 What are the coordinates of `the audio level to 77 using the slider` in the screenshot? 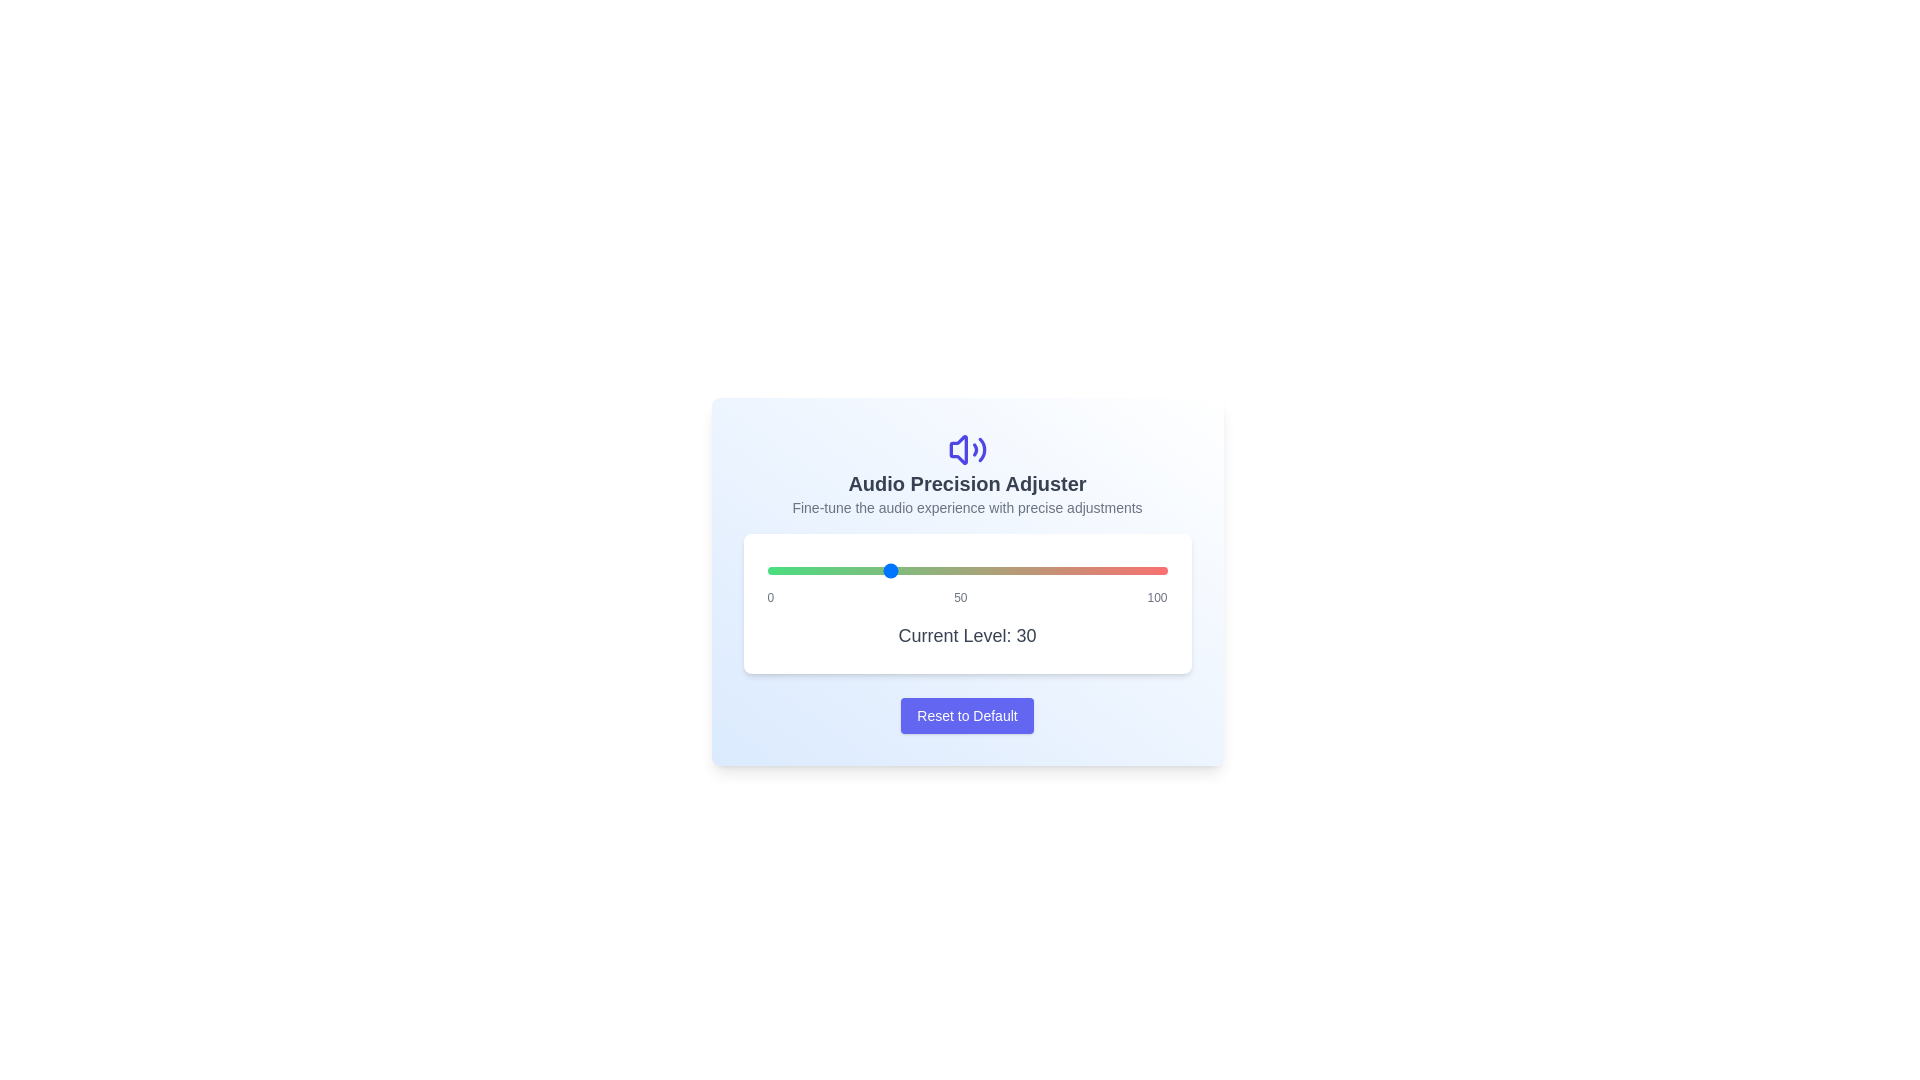 It's located at (1074, 570).